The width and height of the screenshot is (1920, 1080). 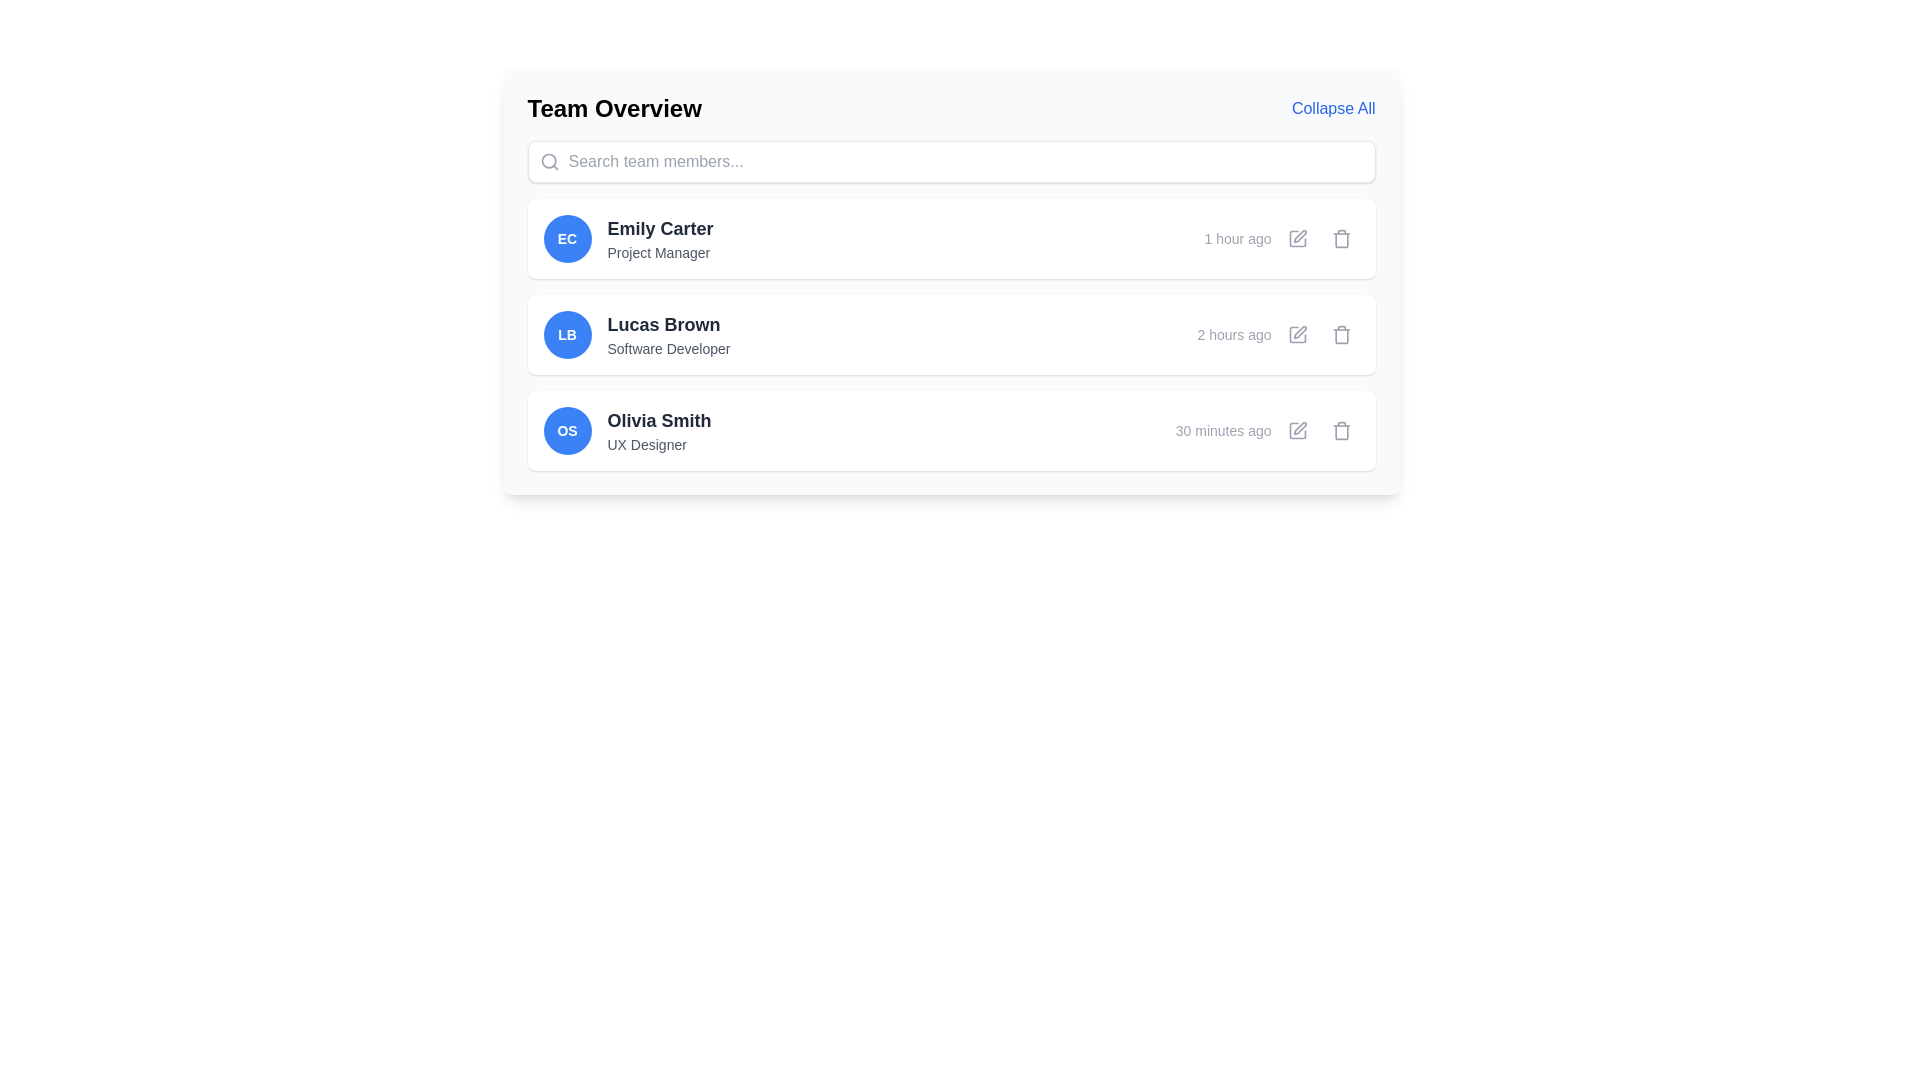 What do you see at coordinates (1277, 334) in the screenshot?
I see `the text label displaying '2 hours ago' in light gray, located in the second card under 'Lucas Brown', to the right of the name and role` at bounding box center [1277, 334].